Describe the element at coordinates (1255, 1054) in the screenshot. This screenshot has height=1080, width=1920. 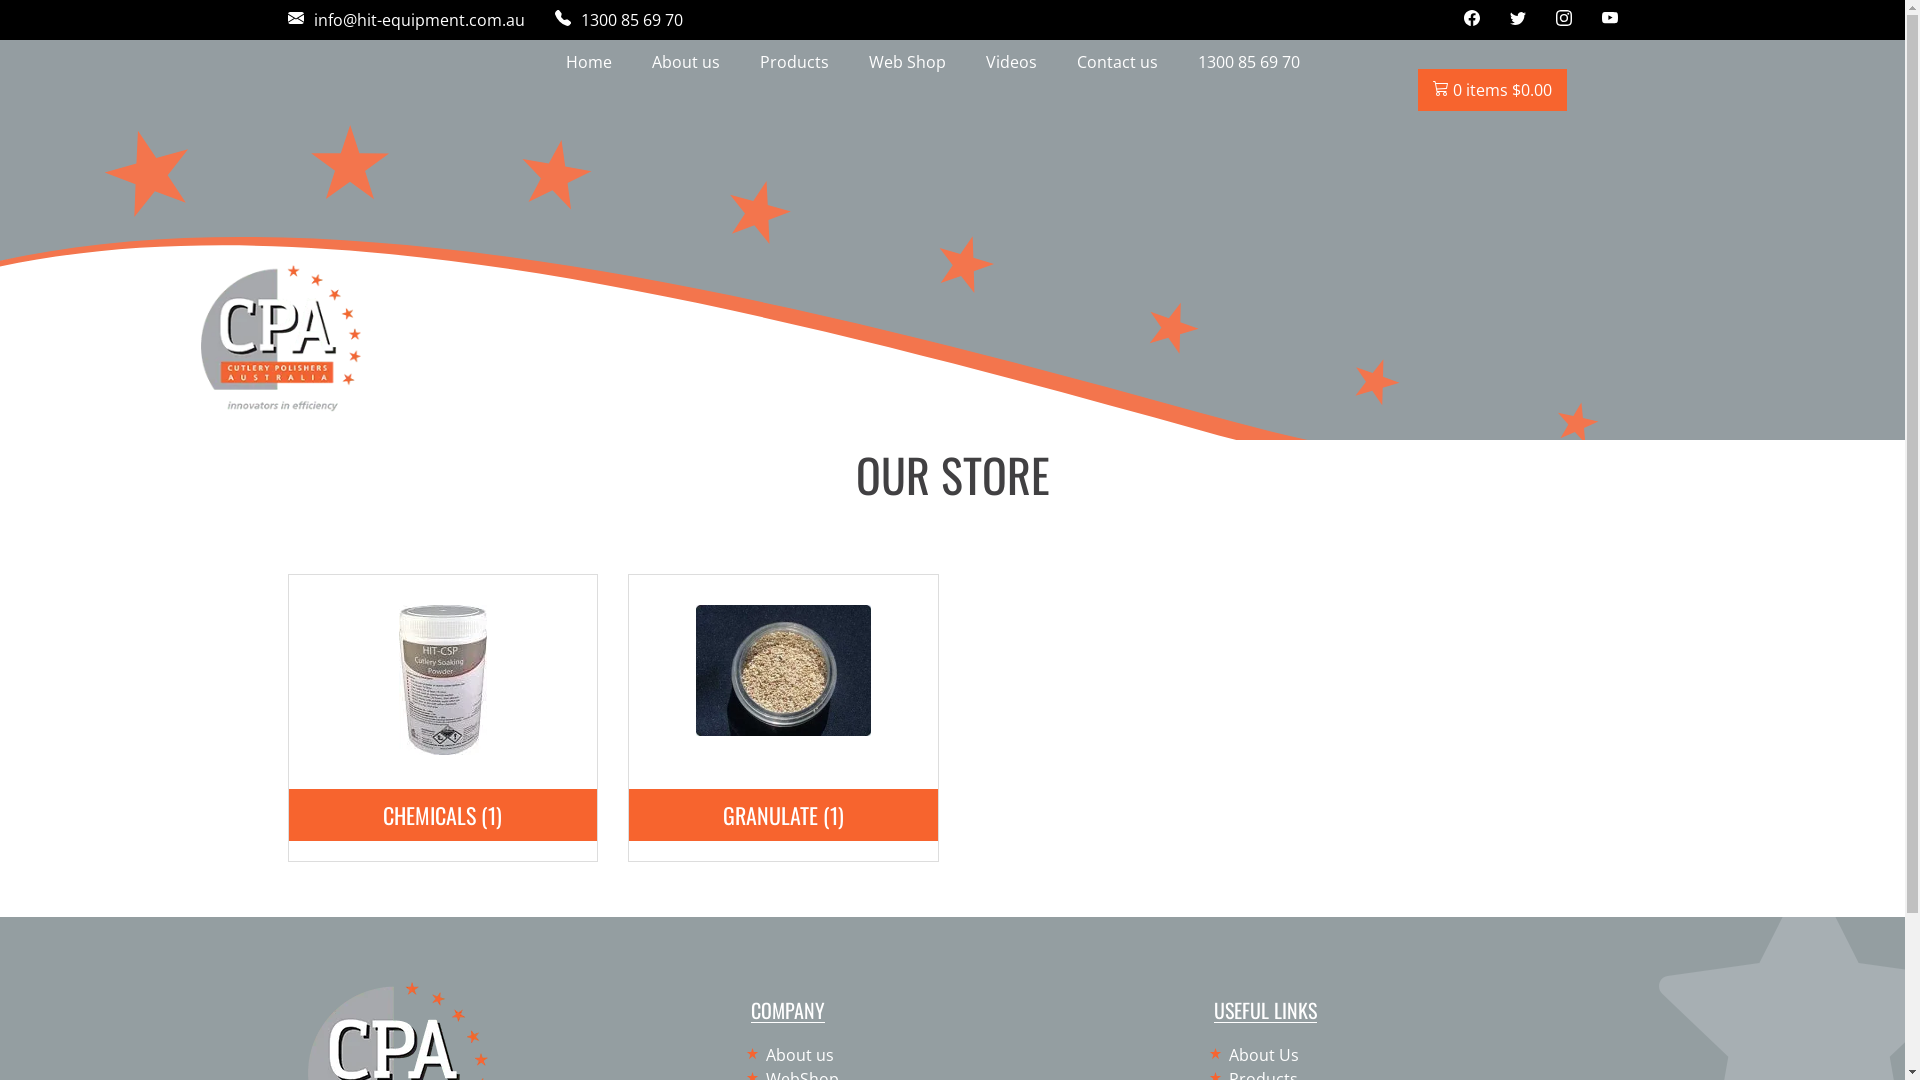
I see `'About Us'` at that location.